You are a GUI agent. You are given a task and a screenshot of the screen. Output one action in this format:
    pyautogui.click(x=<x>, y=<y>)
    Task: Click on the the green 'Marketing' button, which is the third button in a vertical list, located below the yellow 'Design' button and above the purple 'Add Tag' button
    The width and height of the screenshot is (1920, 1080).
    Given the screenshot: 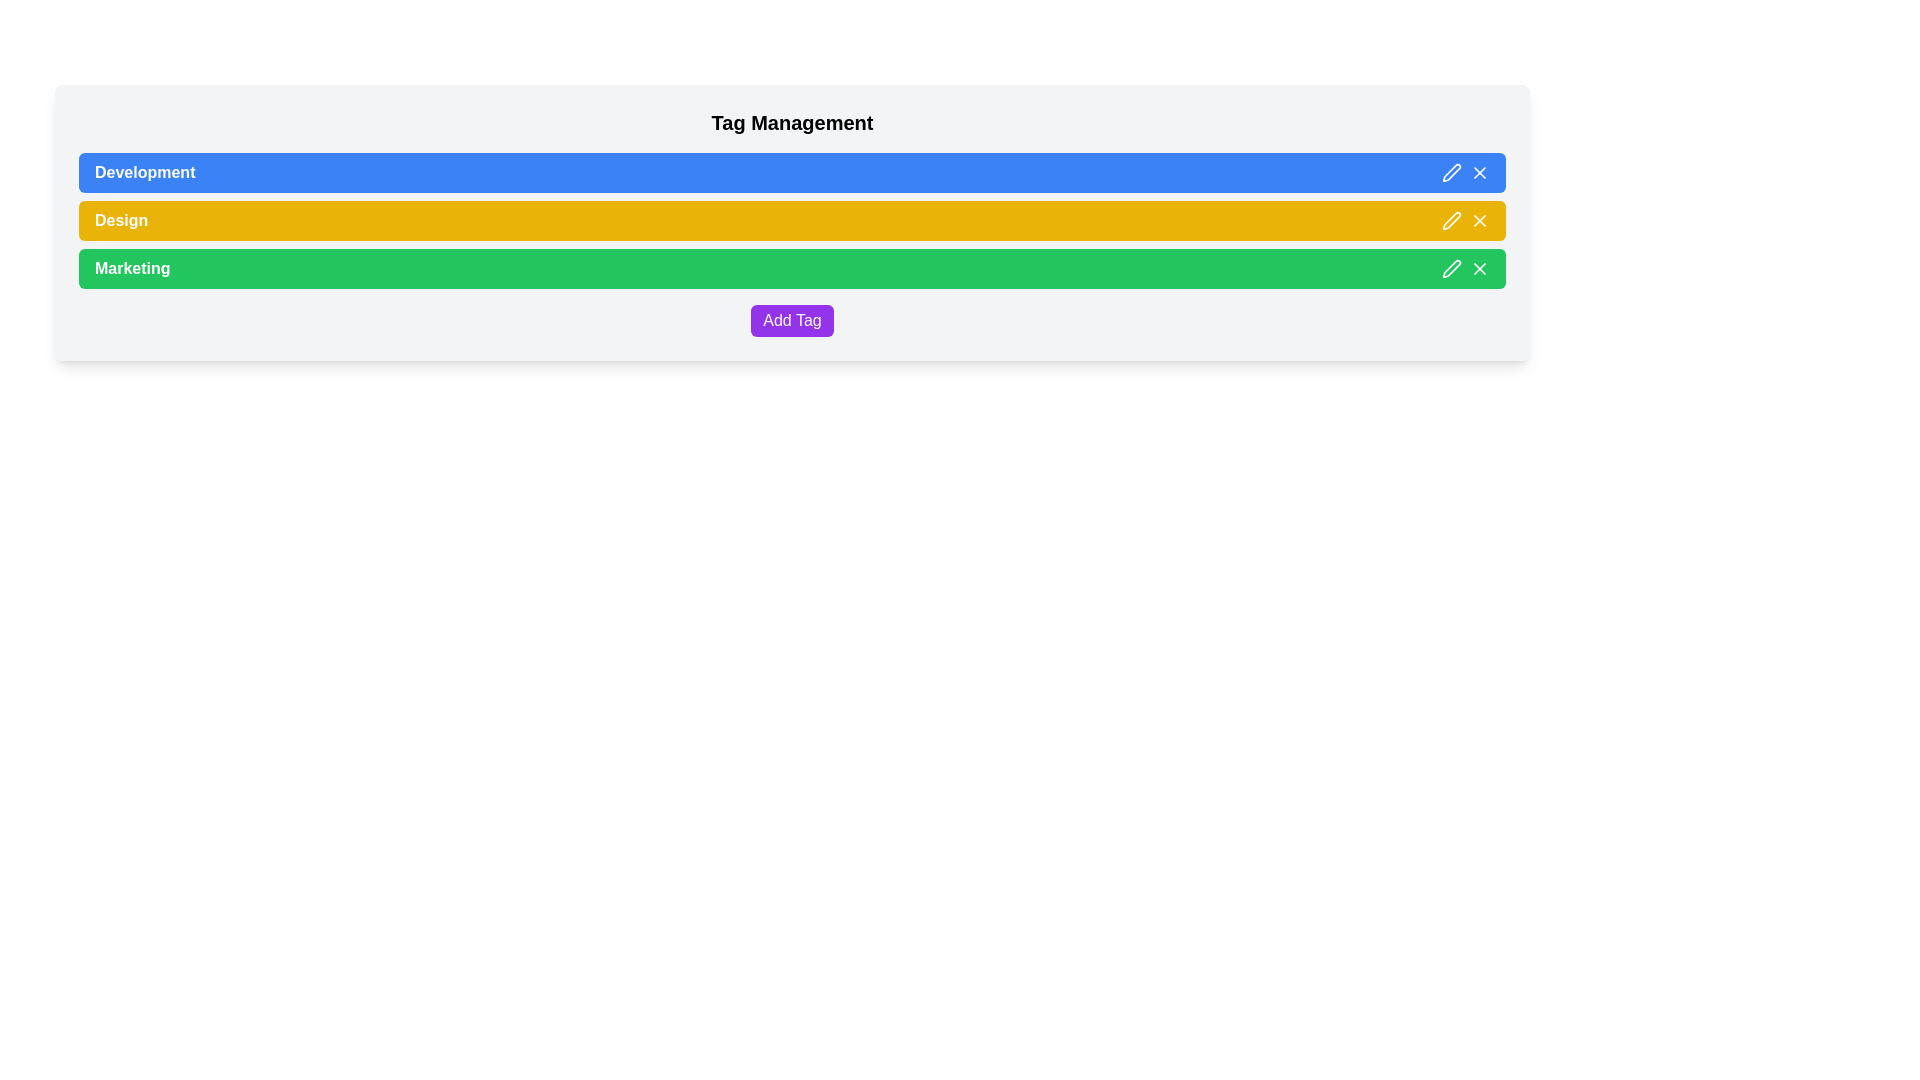 What is the action you would take?
    pyautogui.click(x=791, y=268)
    